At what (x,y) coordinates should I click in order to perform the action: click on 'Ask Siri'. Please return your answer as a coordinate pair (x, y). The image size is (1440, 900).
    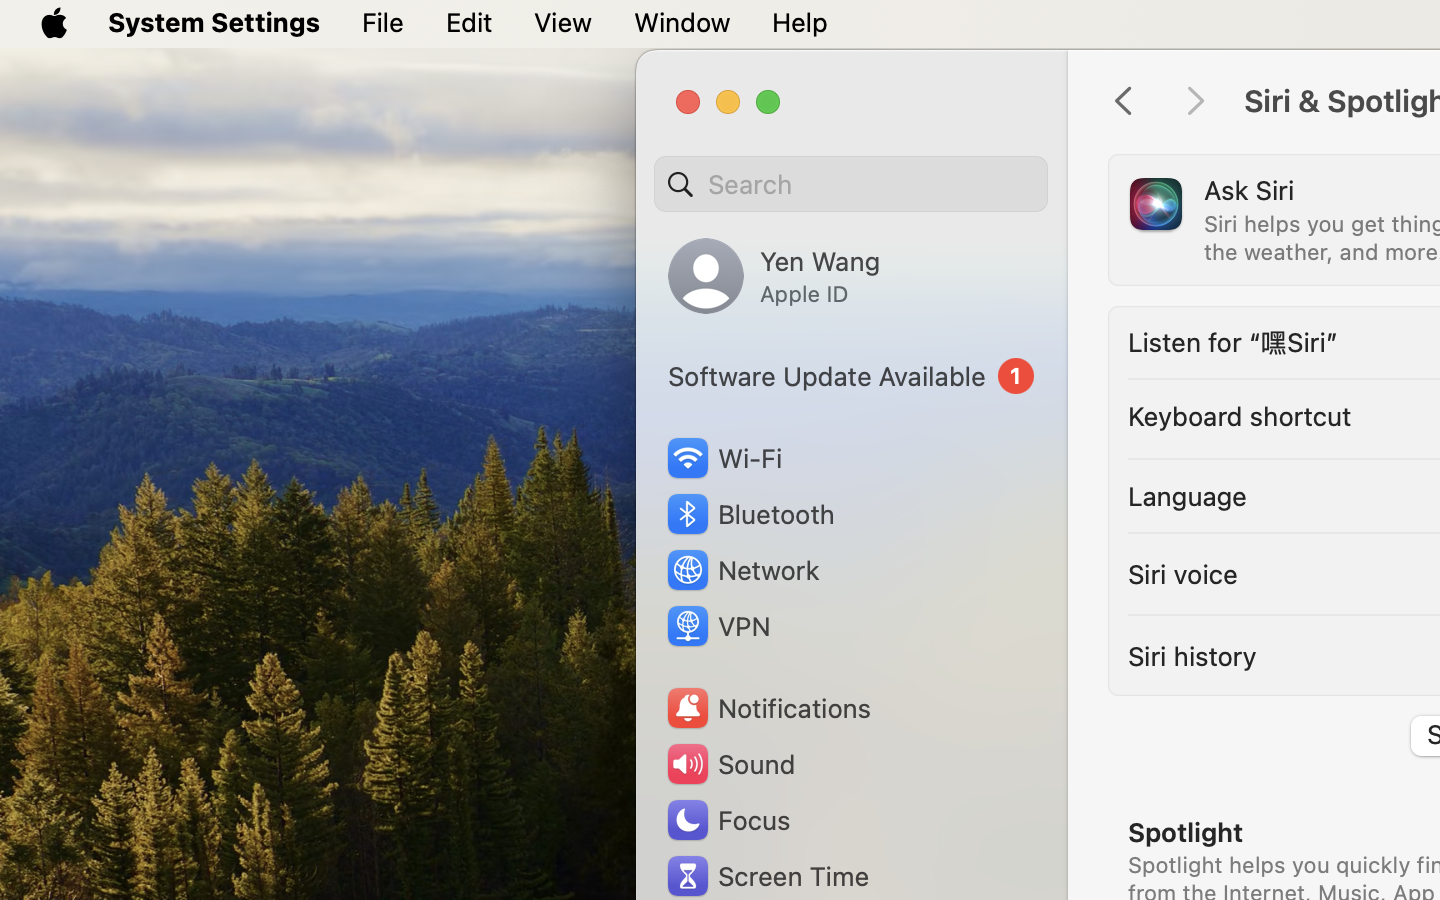
    Looking at the image, I should click on (1248, 189).